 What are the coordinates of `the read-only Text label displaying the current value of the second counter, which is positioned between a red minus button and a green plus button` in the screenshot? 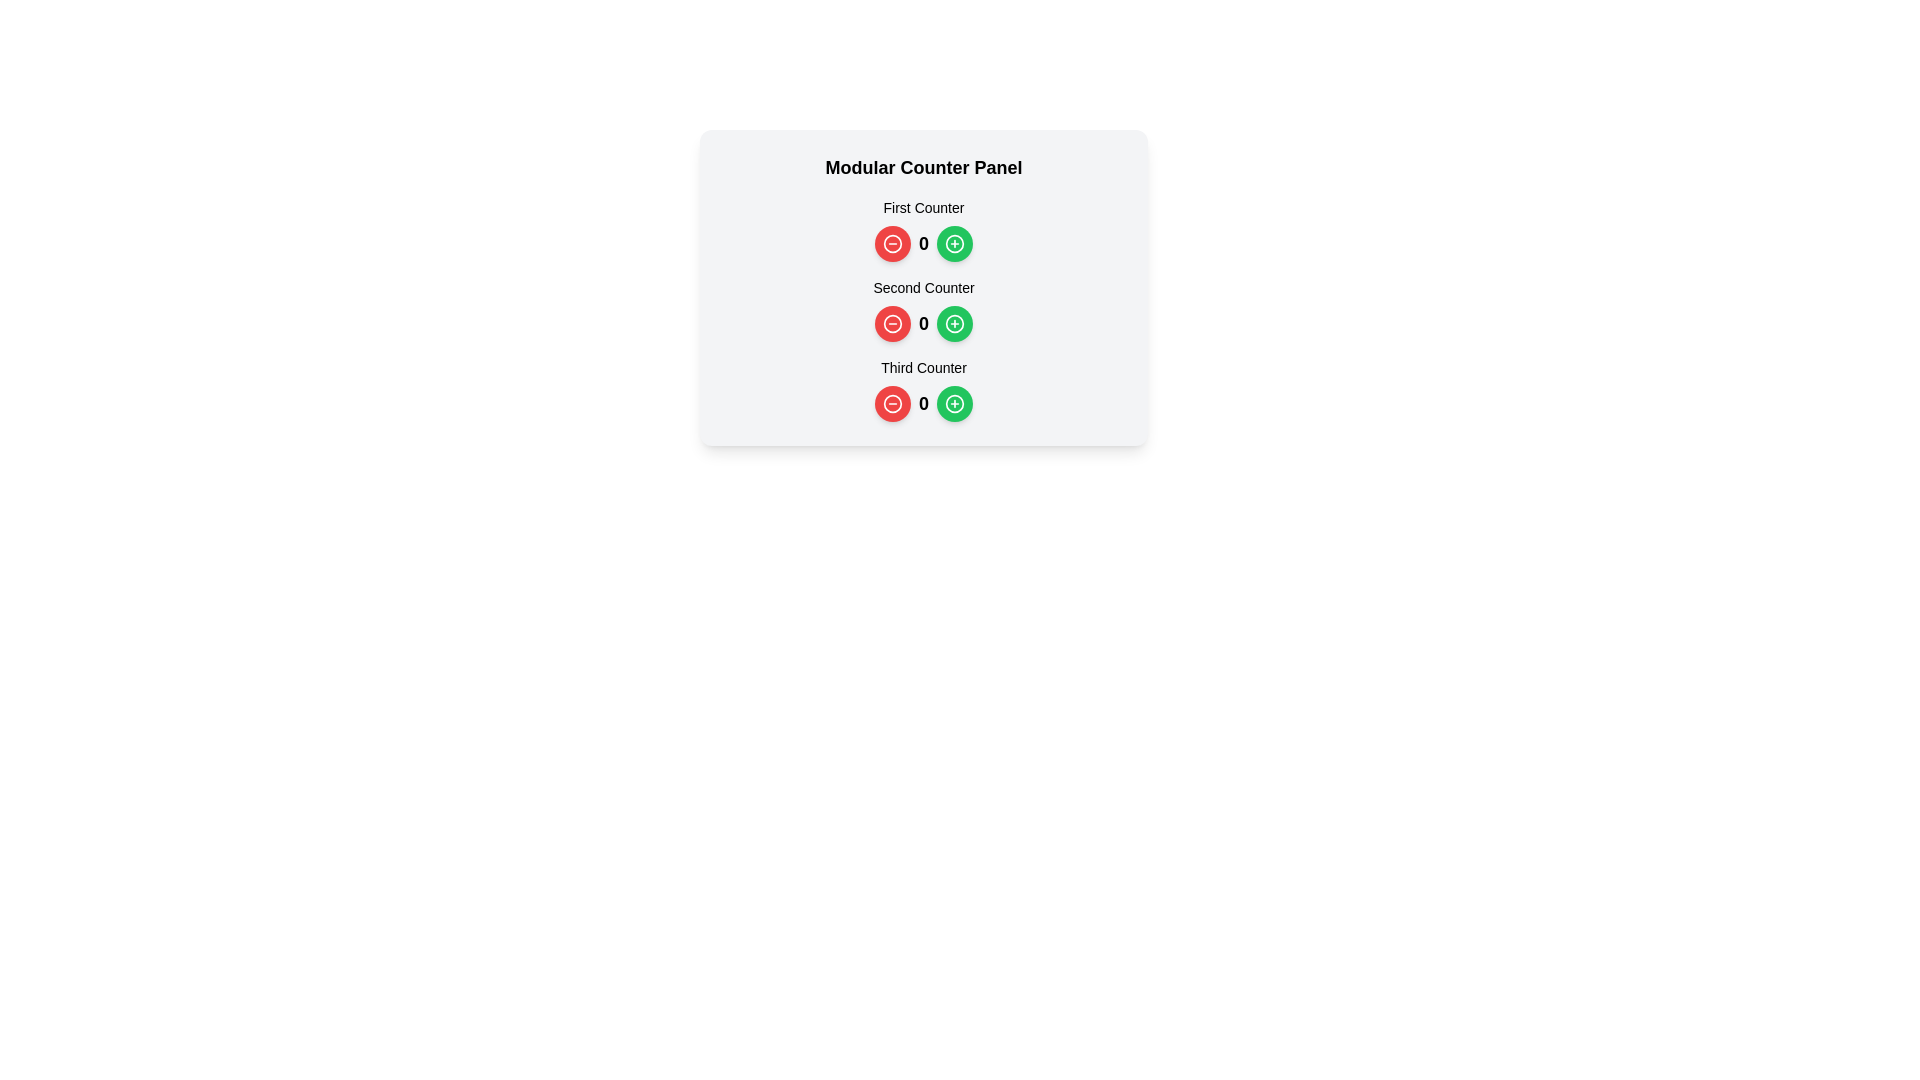 It's located at (922, 323).